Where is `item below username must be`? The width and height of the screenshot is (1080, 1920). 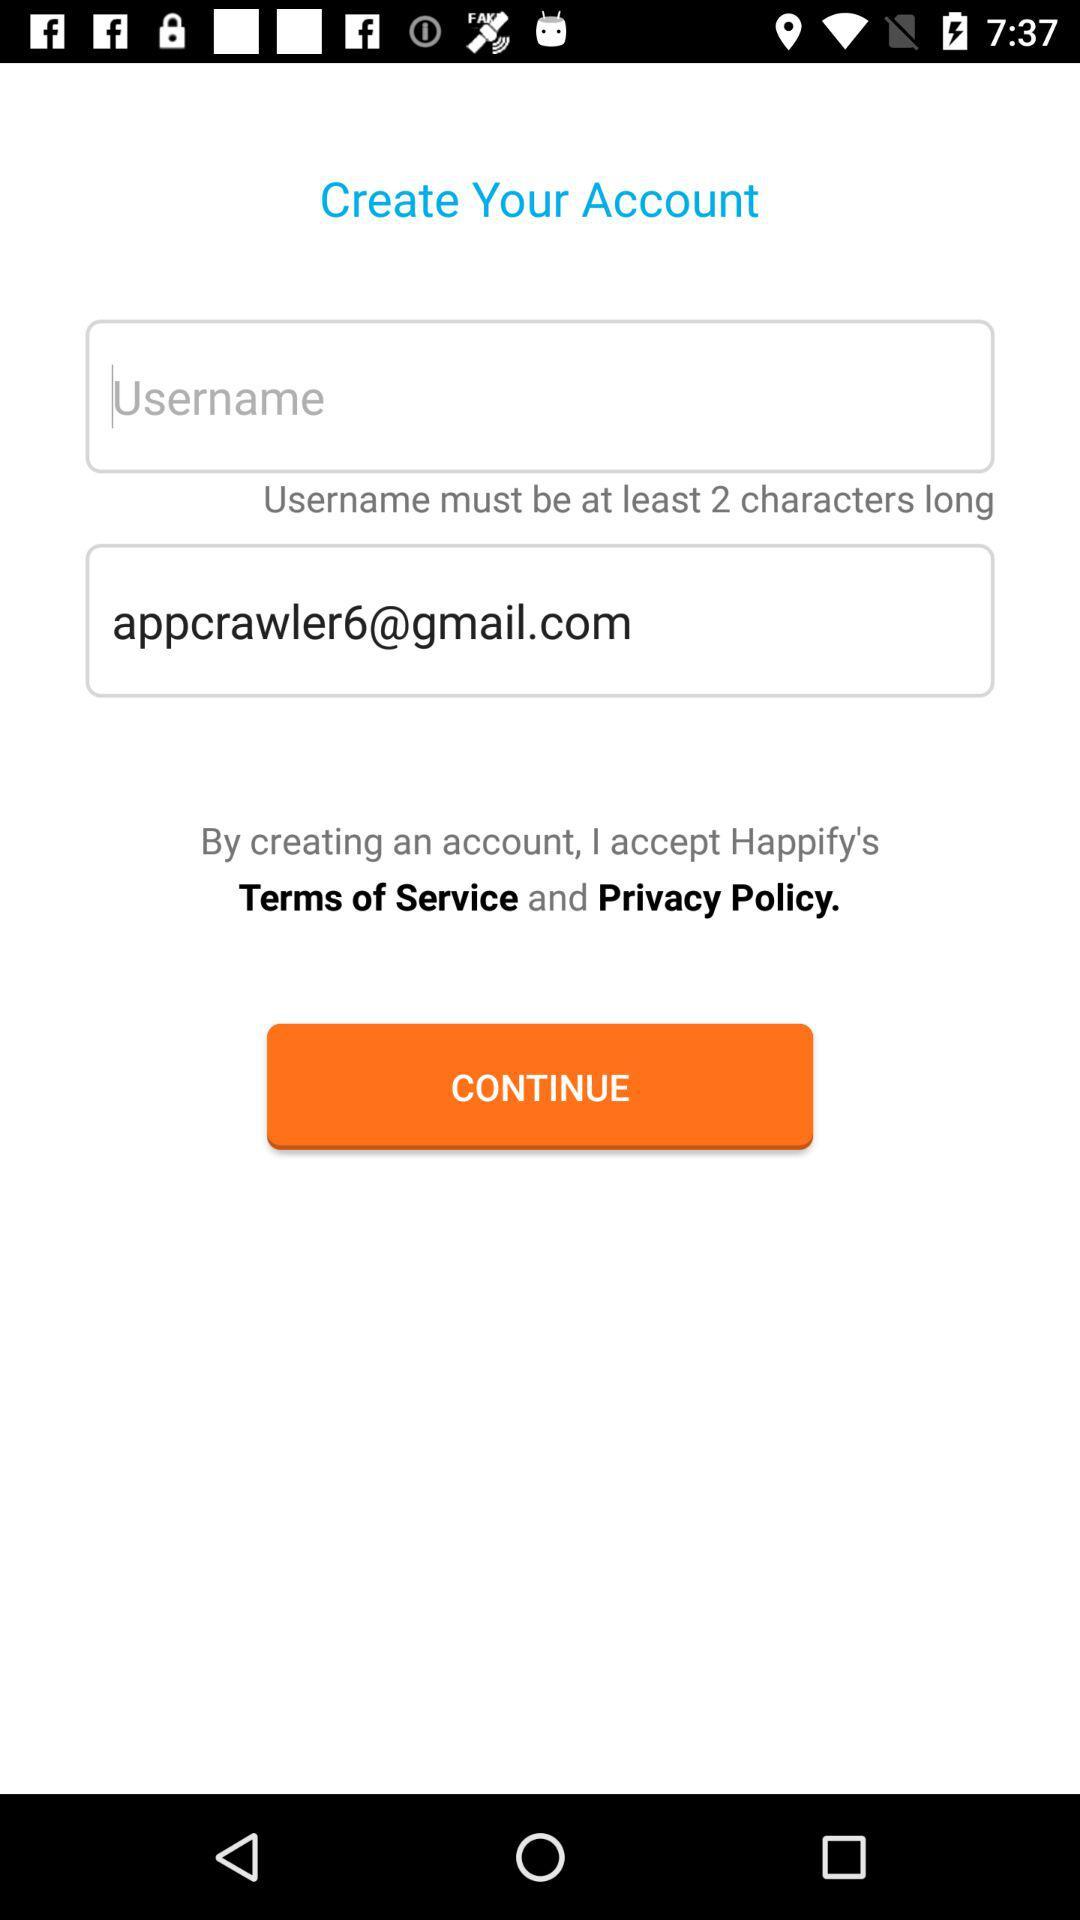
item below username must be is located at coordinates (540, 619).